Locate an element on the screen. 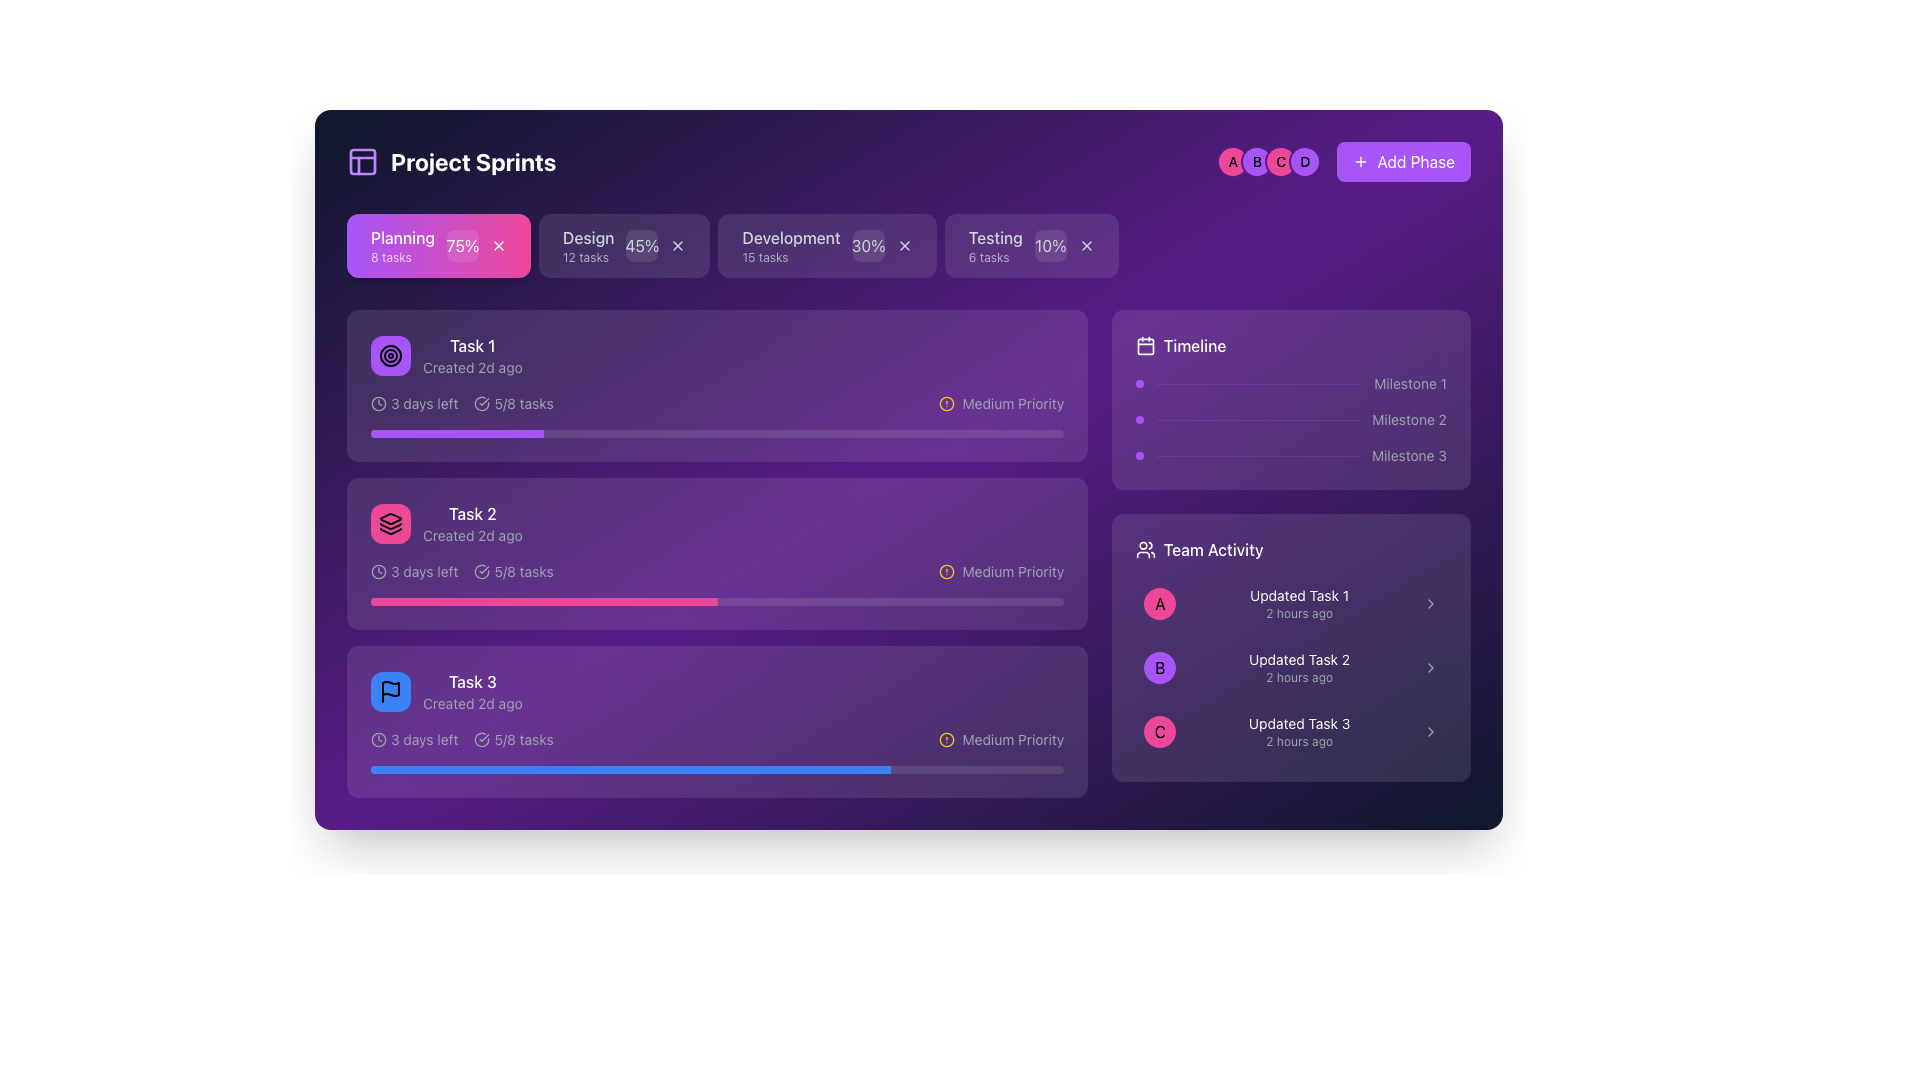  the rectangular SVG graphical component with rounded corners located in the top-left corner of the interface, adjacent to the title text 'Project Sprints.' is located at coordinates (363, 161).